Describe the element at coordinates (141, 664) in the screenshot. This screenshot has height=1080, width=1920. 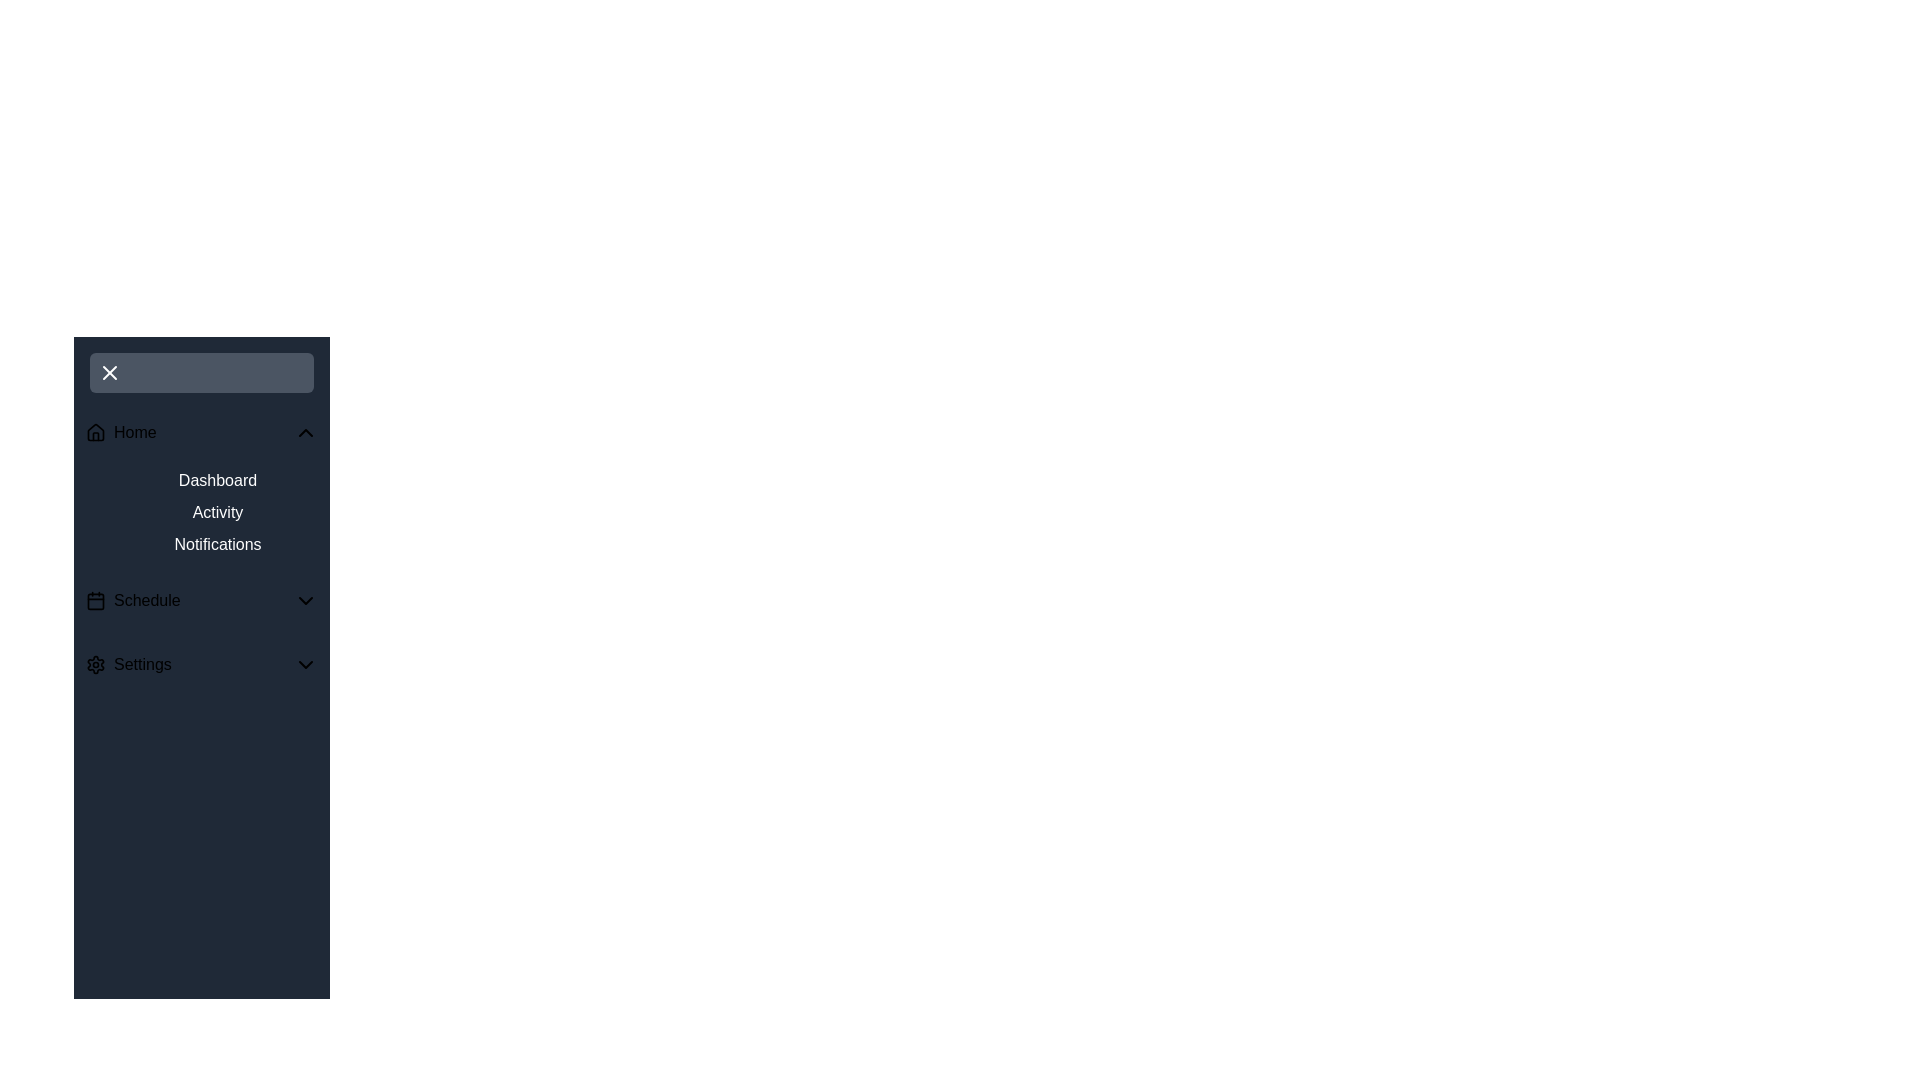
I see `the 'Settings' text label to highlight it, which is` at that location.